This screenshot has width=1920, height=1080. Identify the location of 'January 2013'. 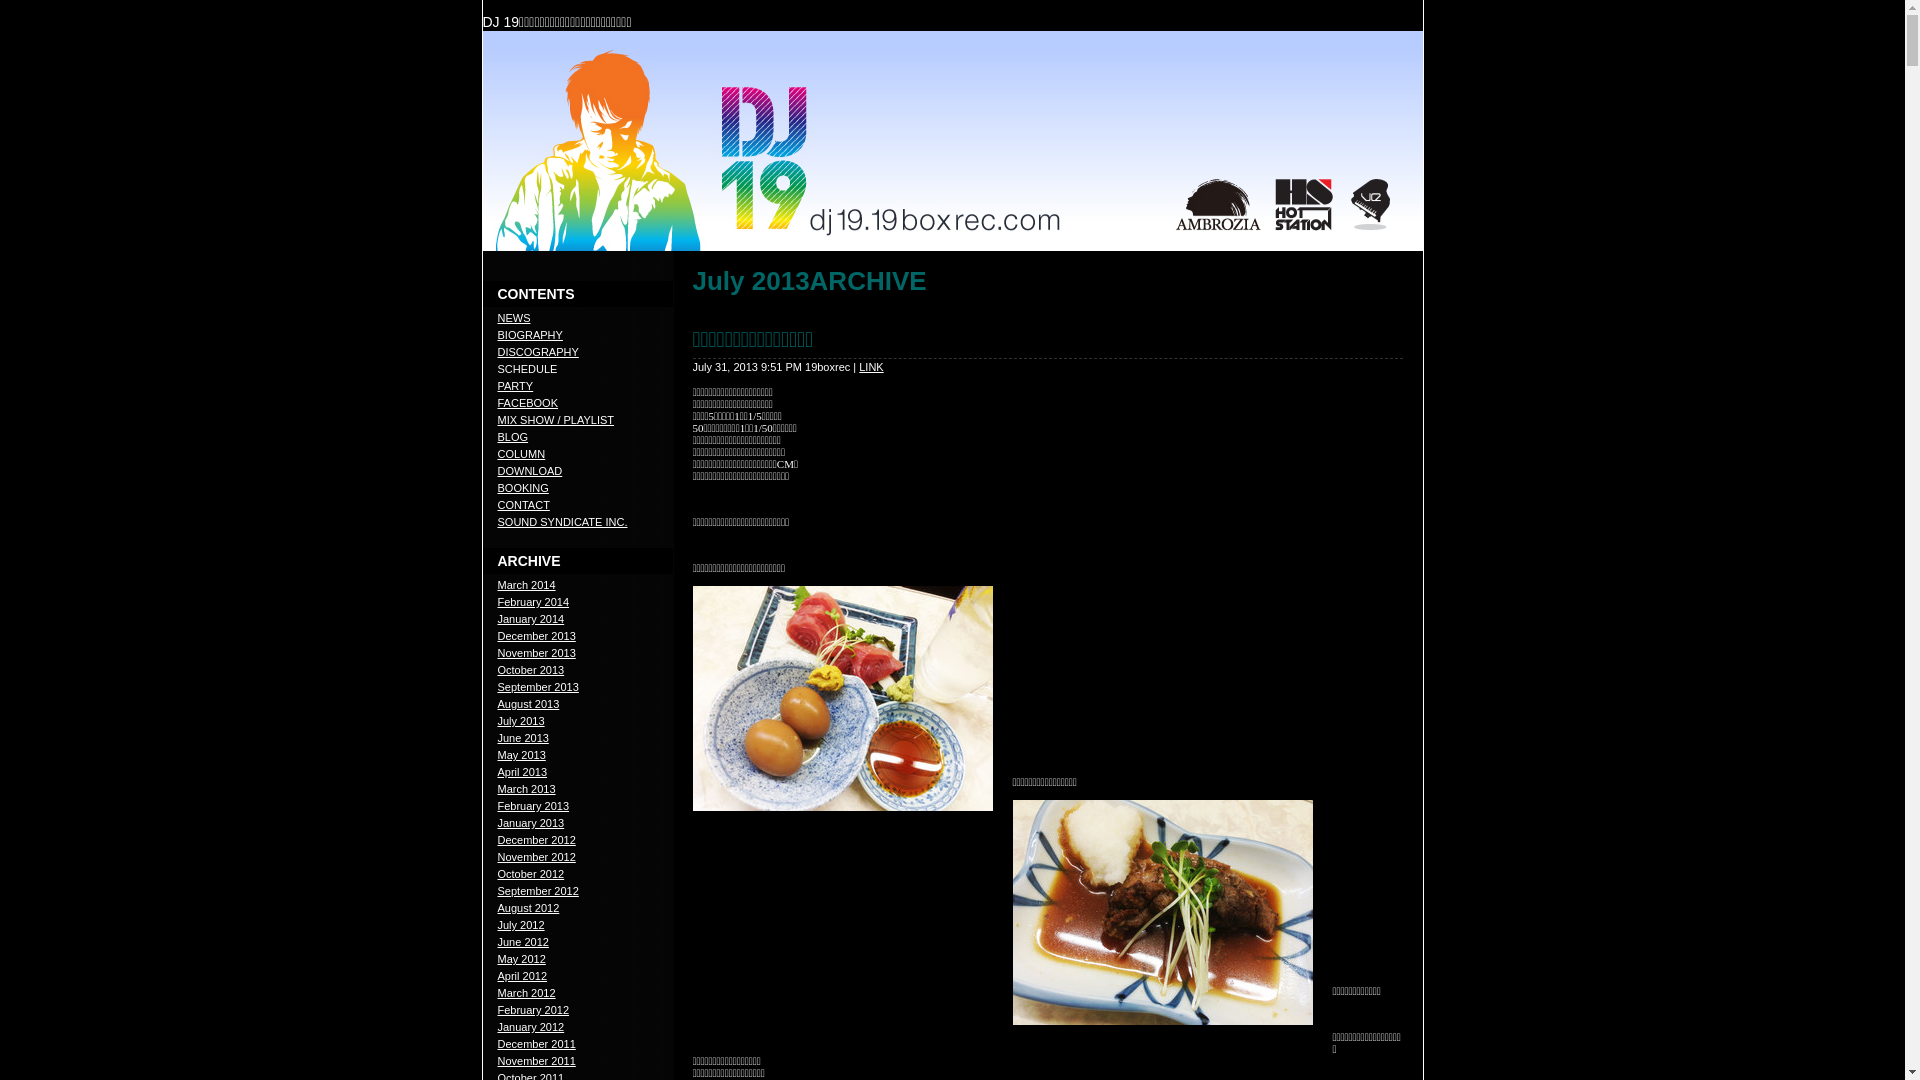
(531, 822).